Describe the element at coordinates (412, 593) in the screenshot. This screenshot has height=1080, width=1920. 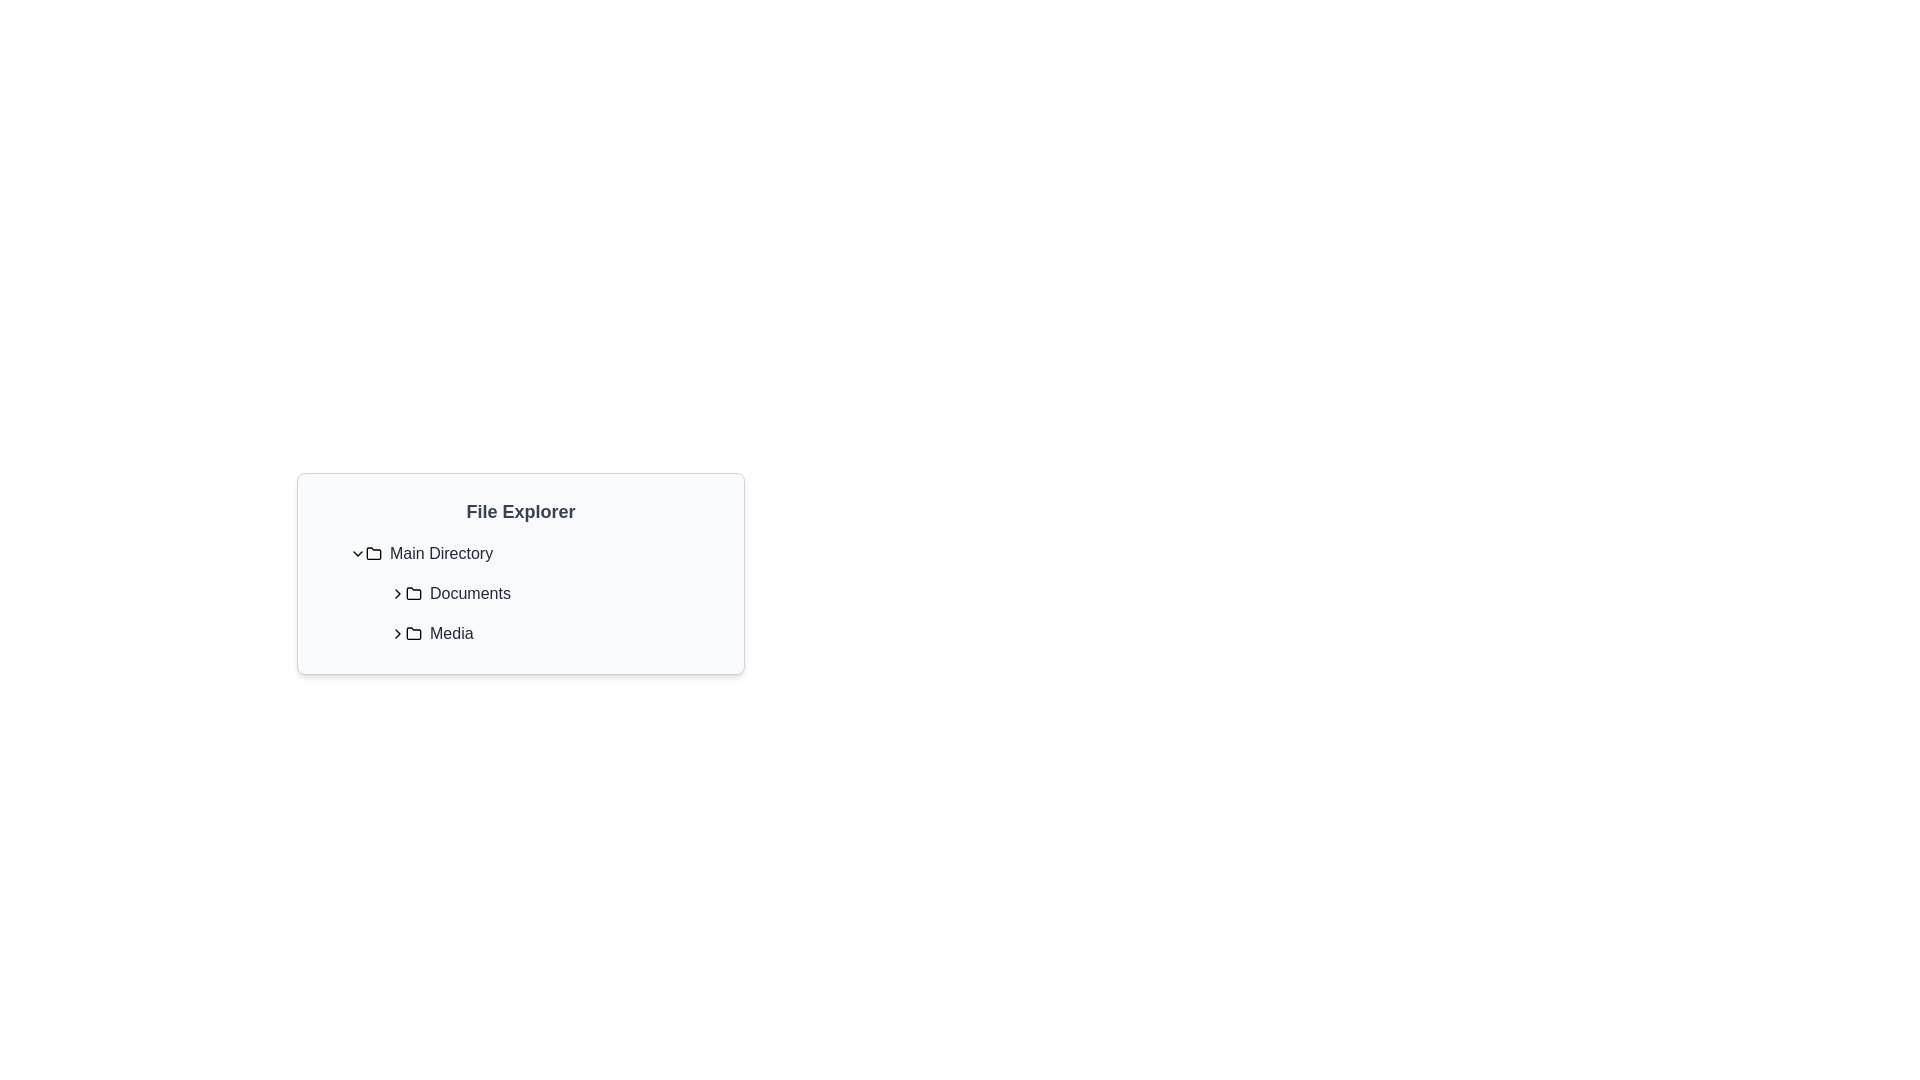
I see `the folder icon located to the left of the 'Documents' text in the file explorer` at that location.